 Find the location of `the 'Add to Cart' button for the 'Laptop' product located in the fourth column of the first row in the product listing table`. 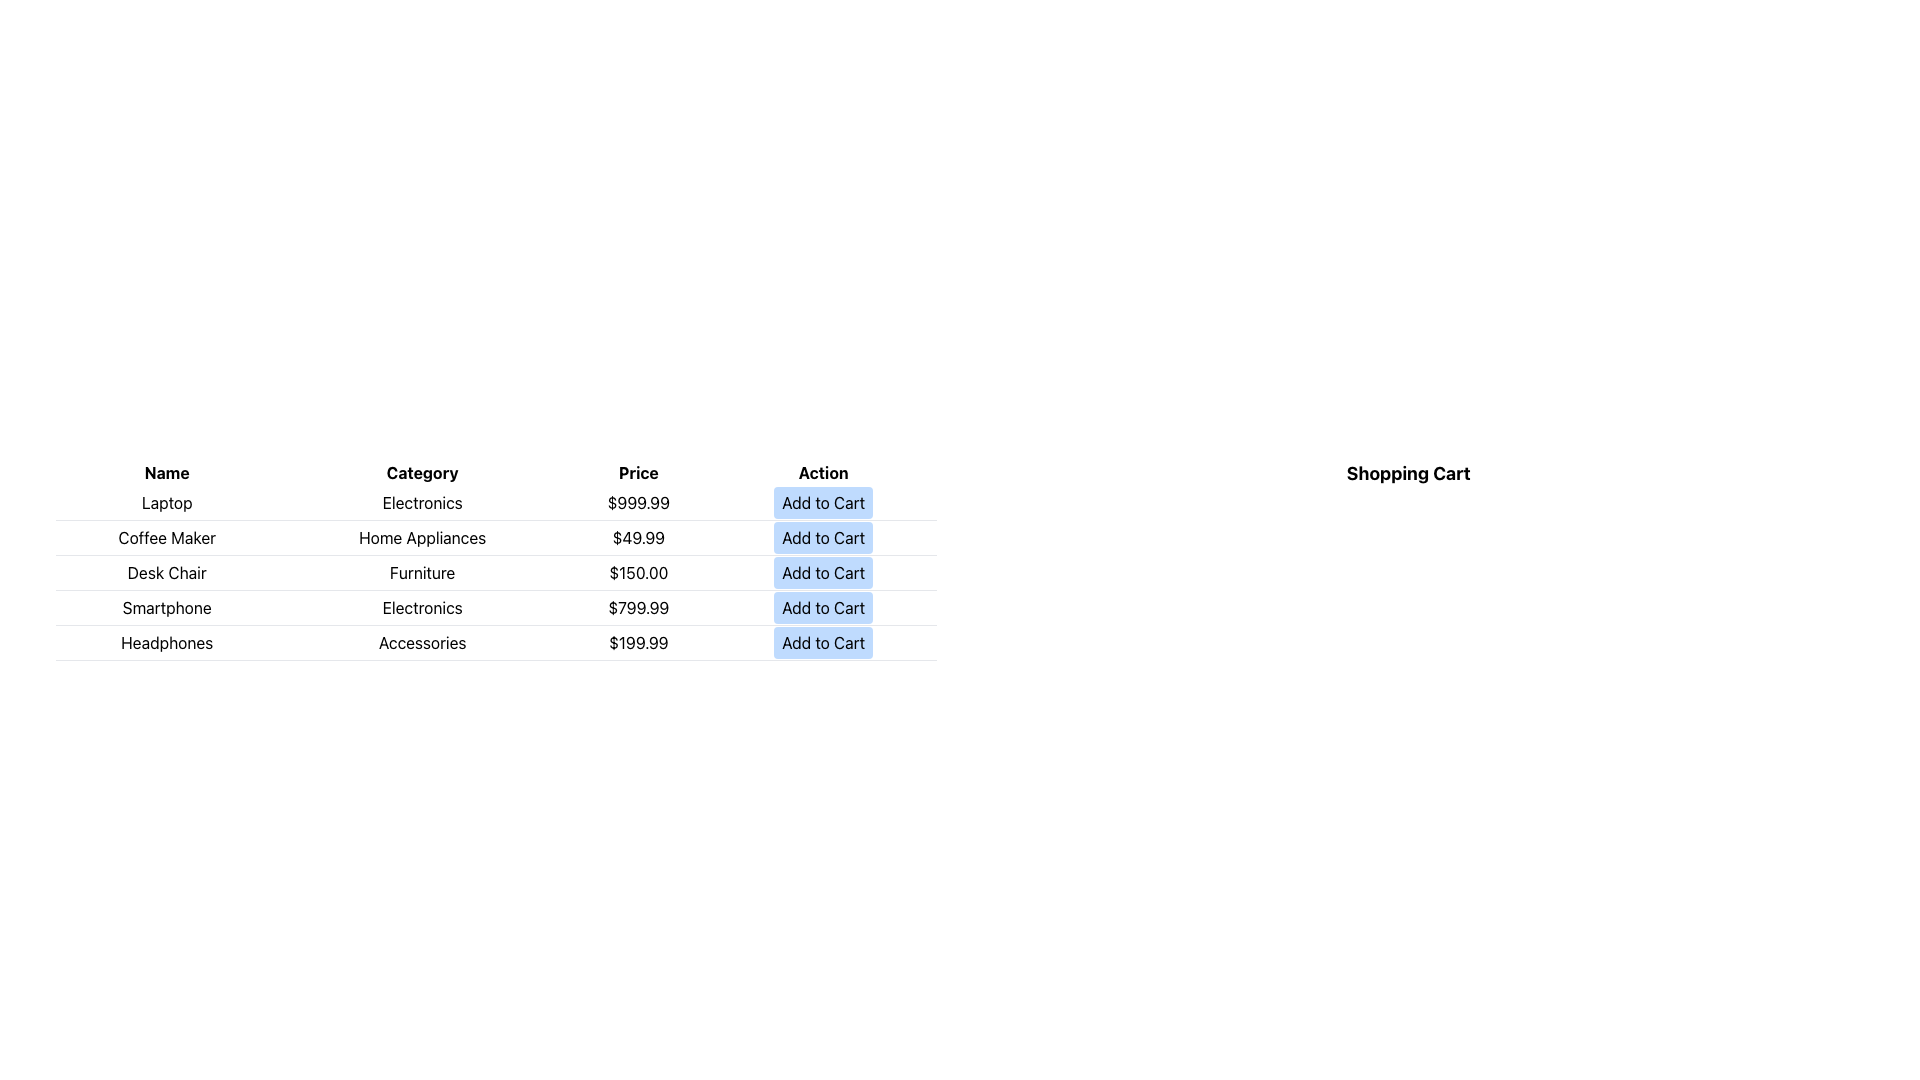

the 'Add to Cart' button for the 'Laptop' product located in the fourth column of the first row in the product listing table is located at coordinates (823, 502).